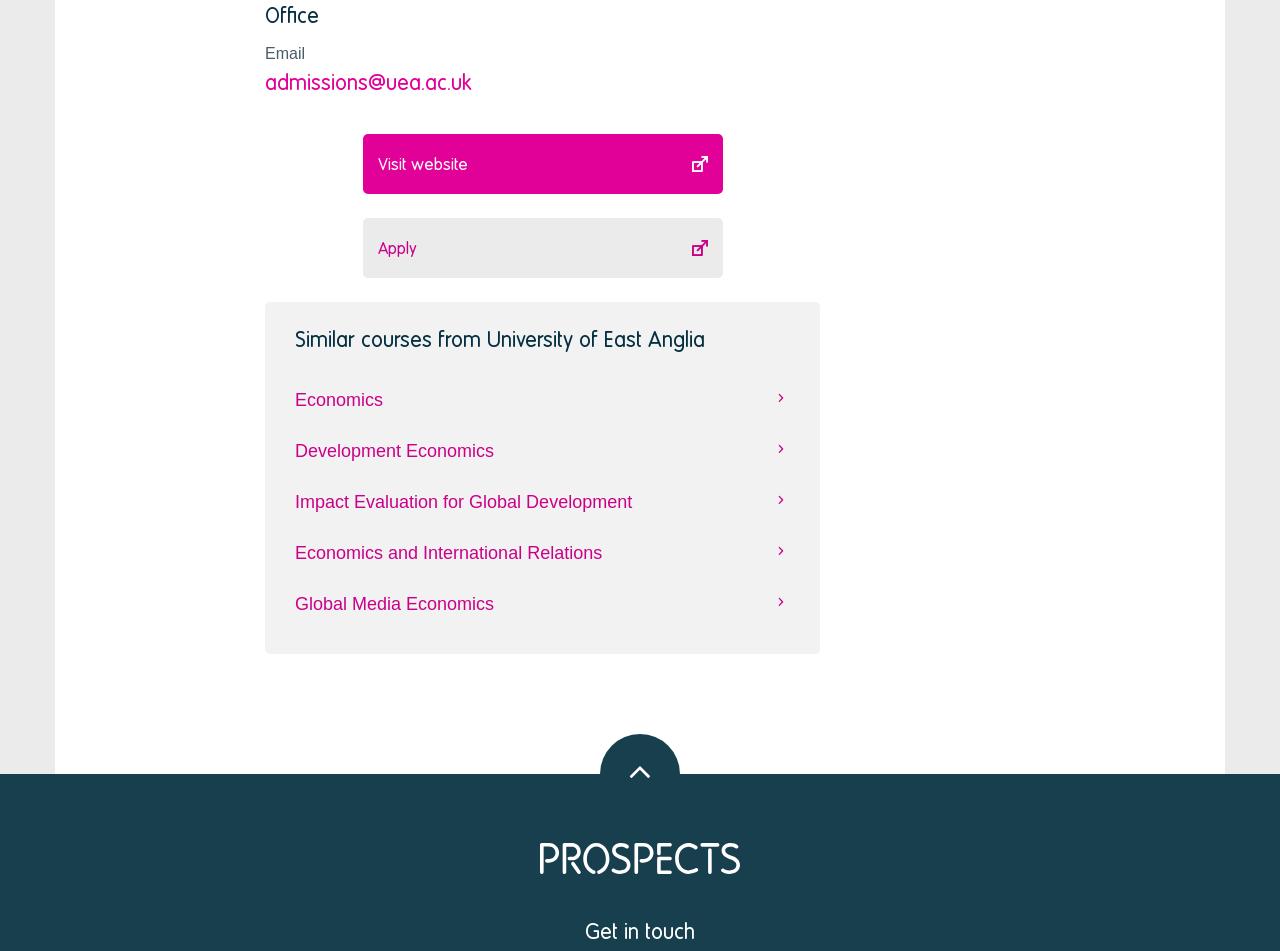  Describe the element at coordinates (499, 337) in the screenshot. I see `'Similar courses from University of East Anglia'` at that location.